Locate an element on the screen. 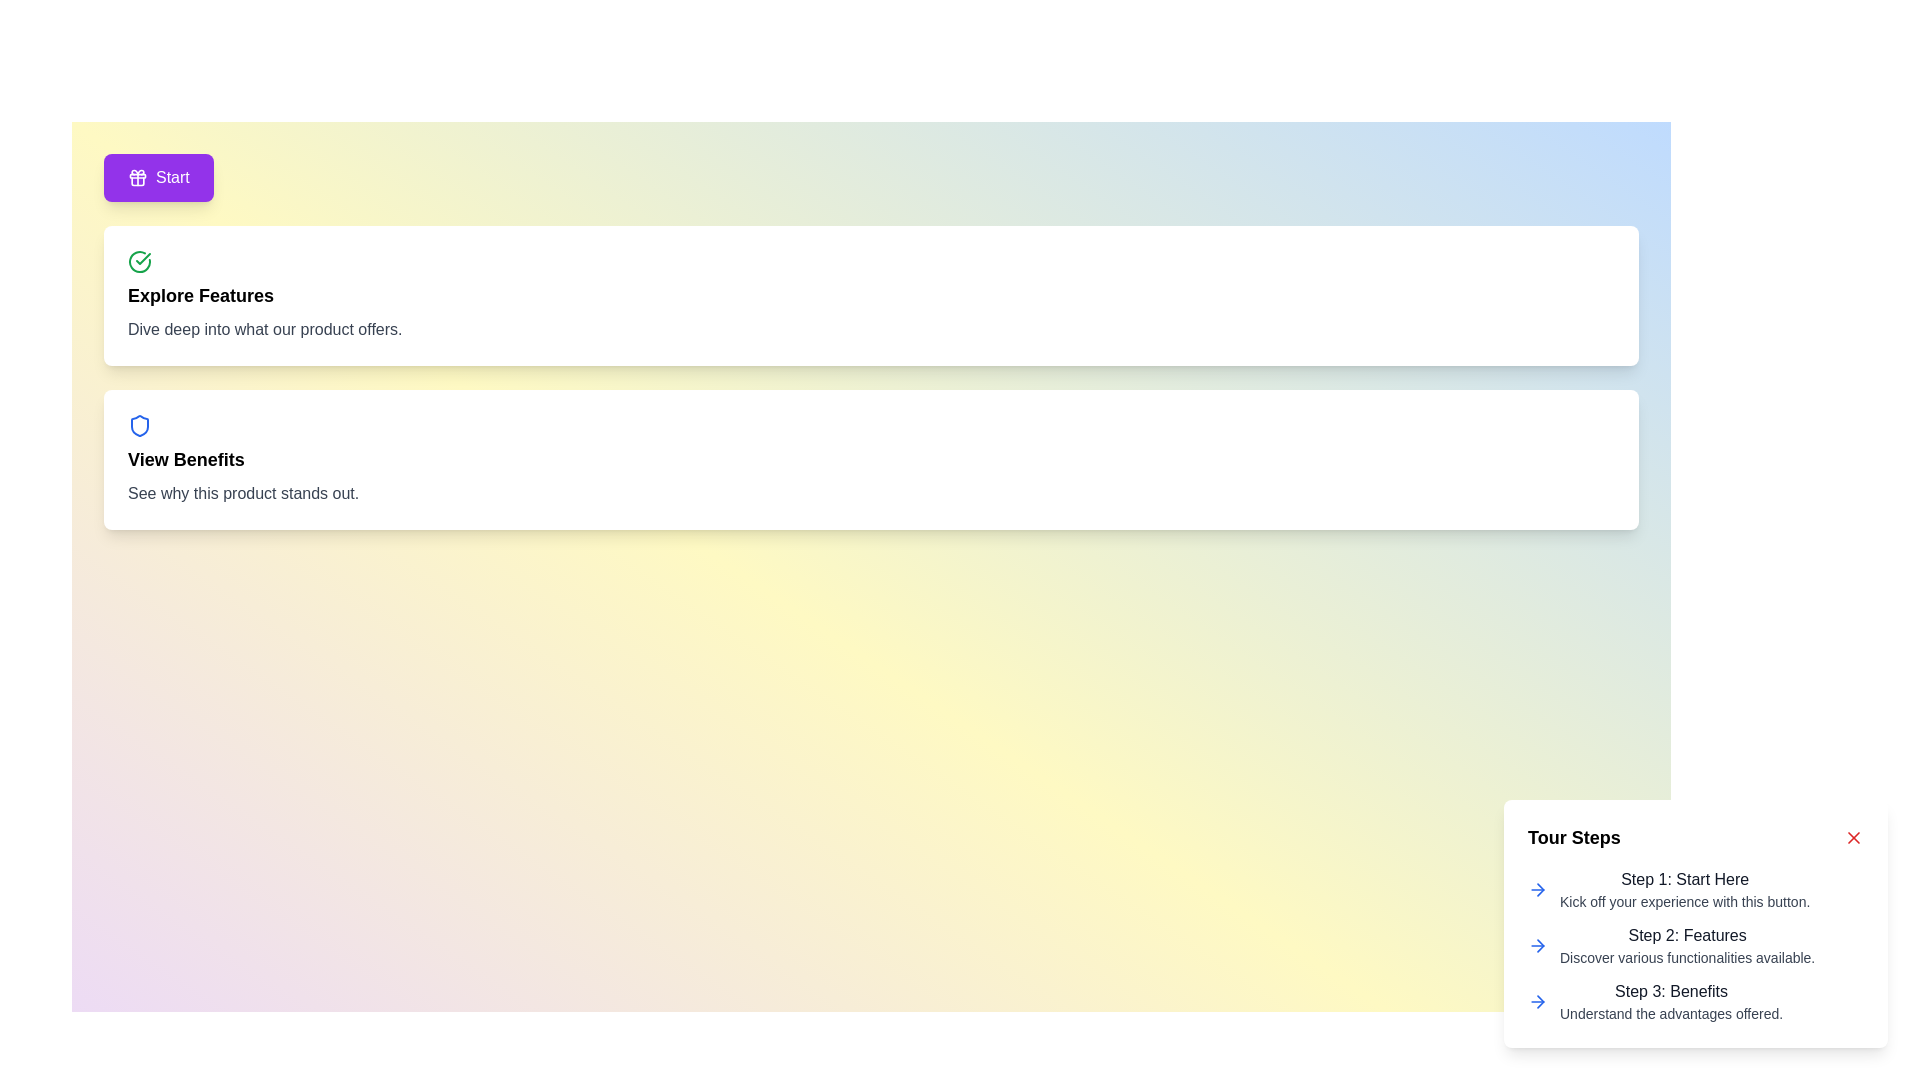 The width and height of the screenshot is (1920, 1080). the Text label with an icon indicating the first step of the Tour Steps is located at coordinates (1694, 889).